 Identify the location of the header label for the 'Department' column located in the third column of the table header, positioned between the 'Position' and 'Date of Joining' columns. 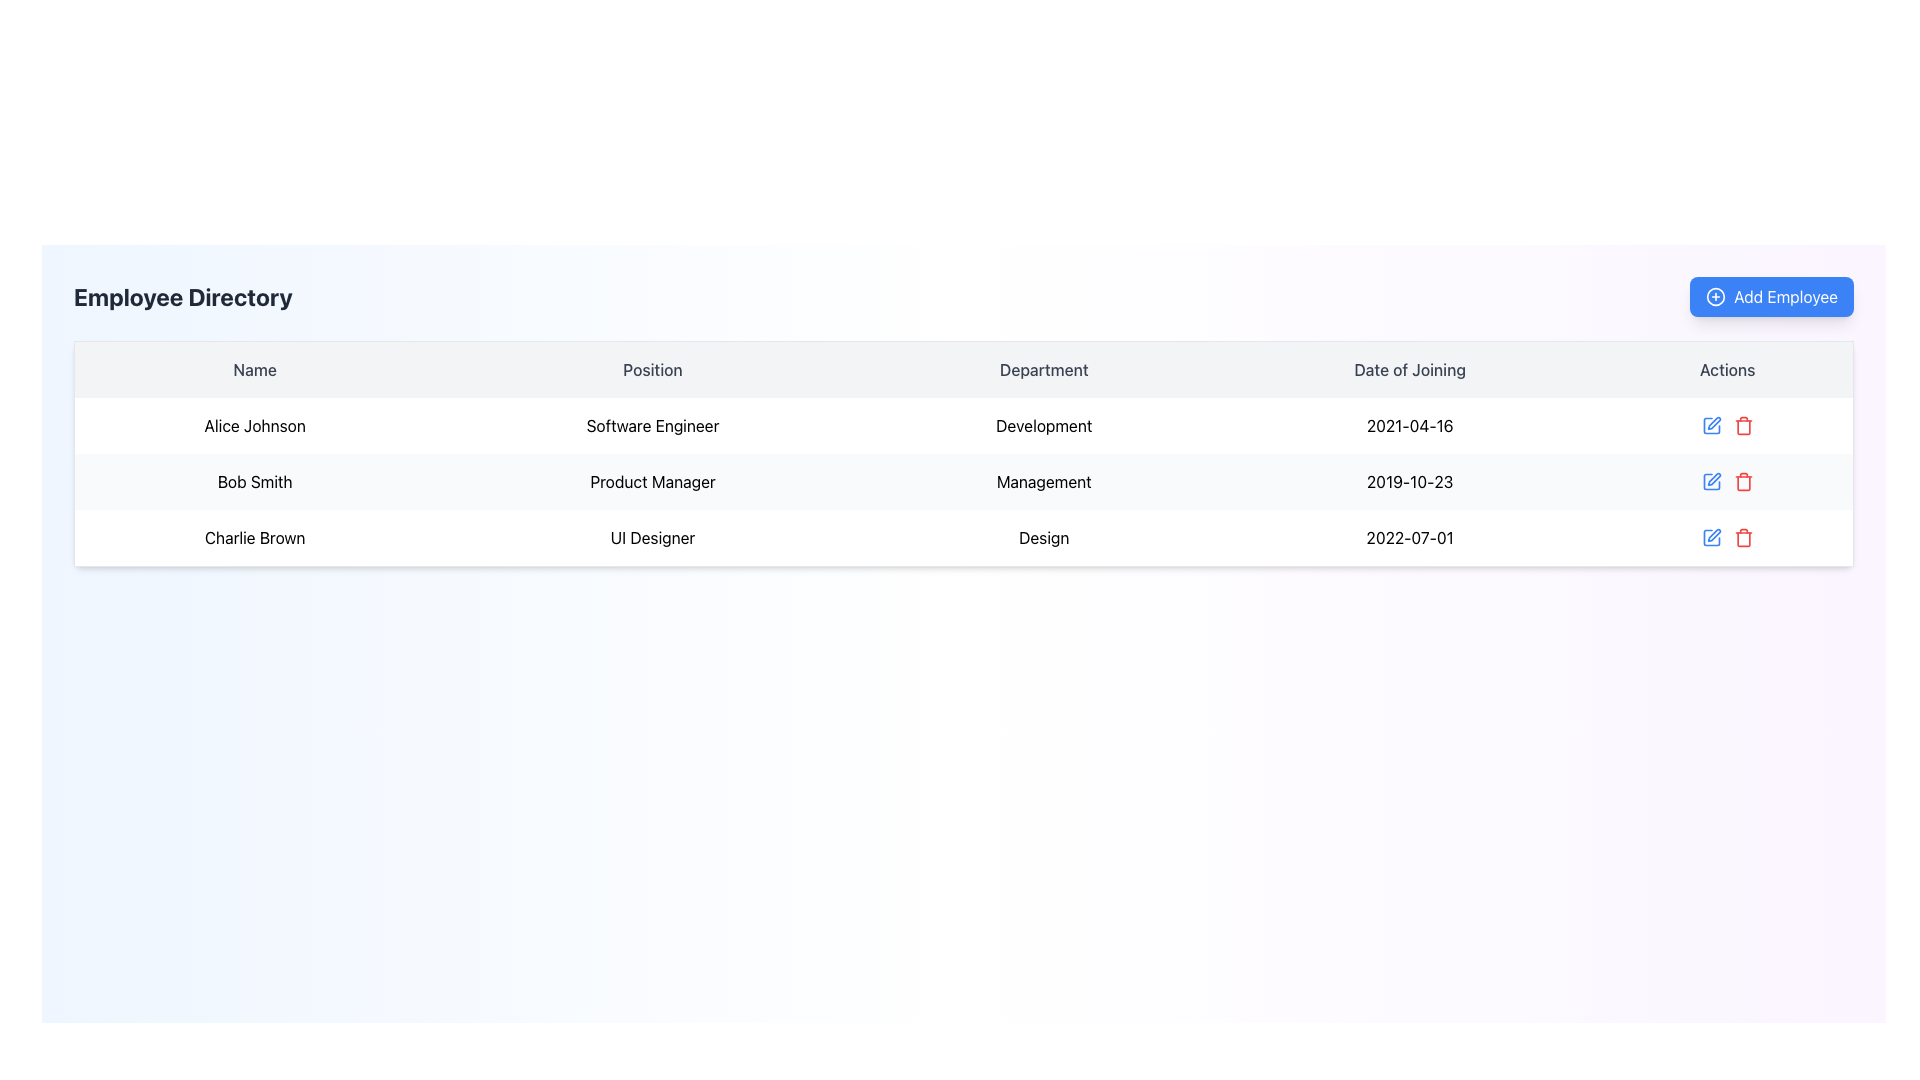
(1043, 369).